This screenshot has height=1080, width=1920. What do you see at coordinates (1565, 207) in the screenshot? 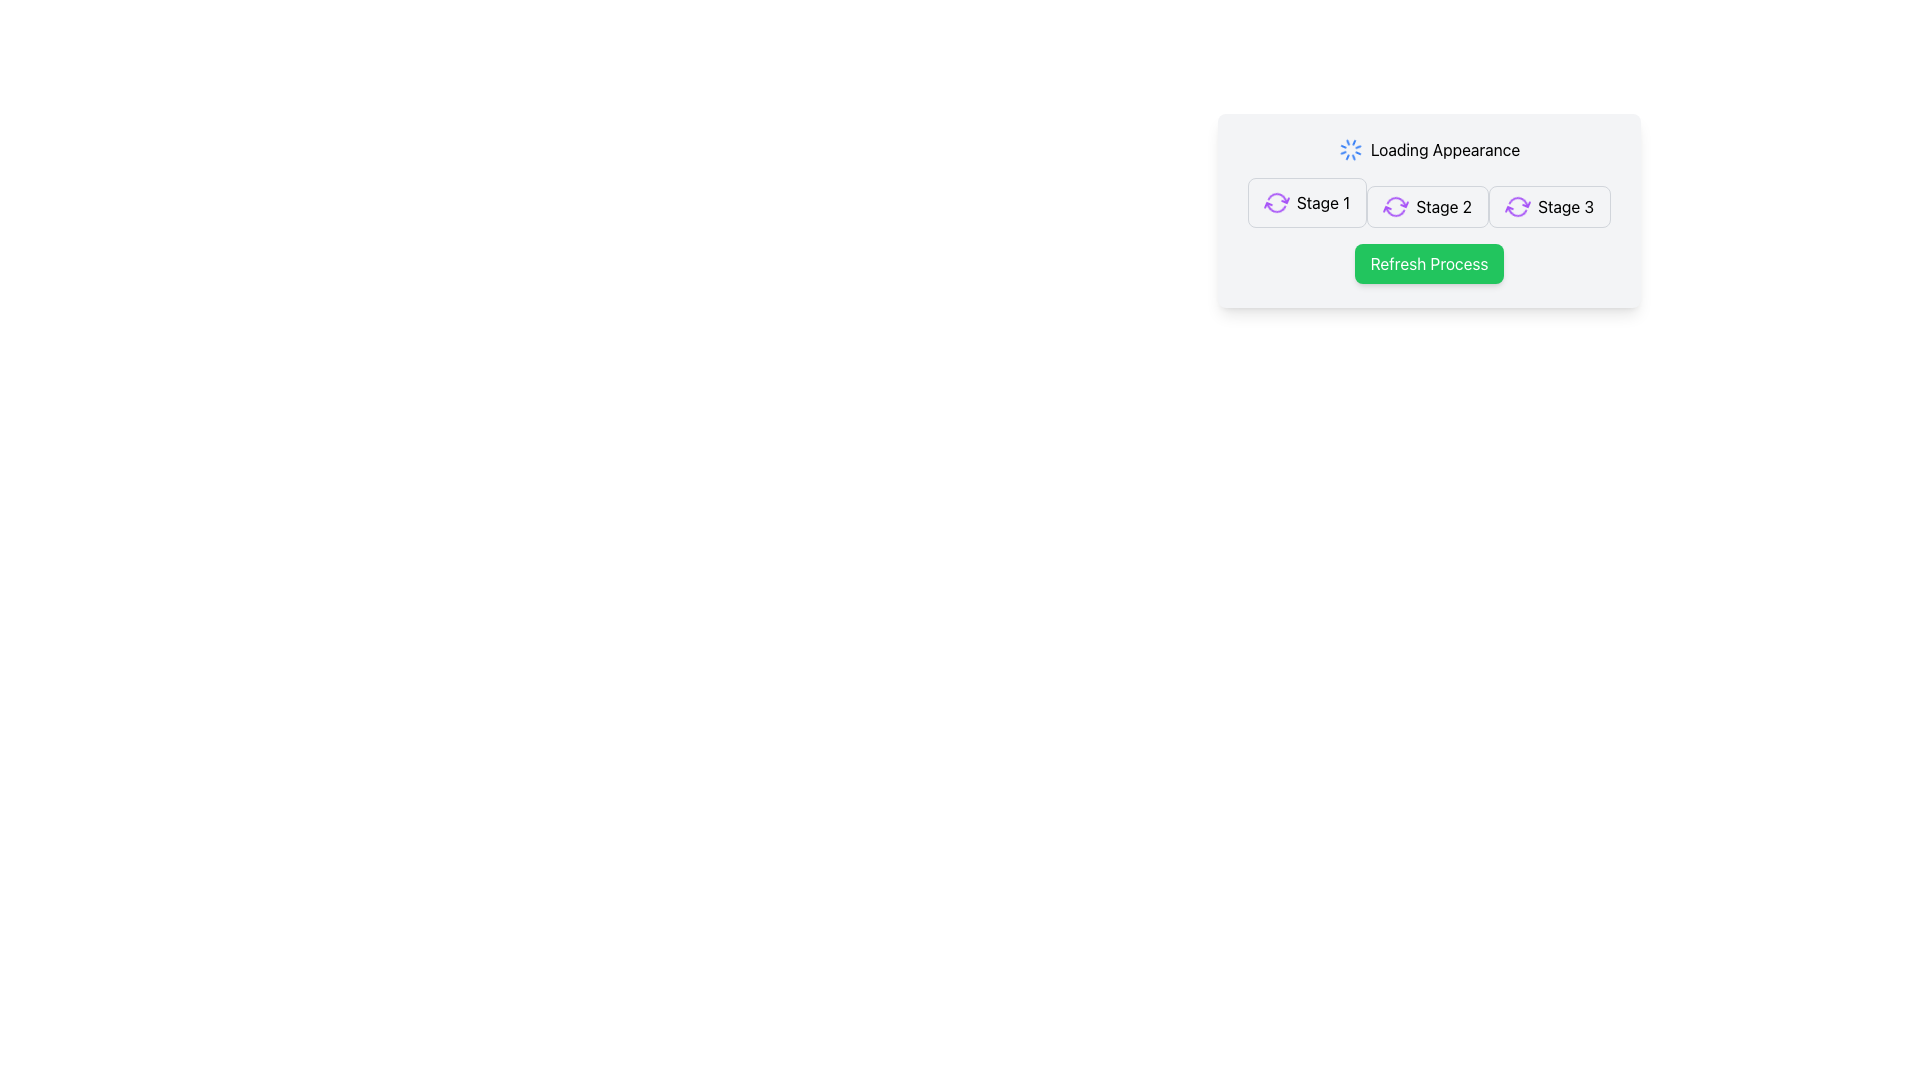
I see `the 'Stage 3' static text label, which is the third element in a horizontally aligned group of stage labels` at bounding box center [1565, 207].